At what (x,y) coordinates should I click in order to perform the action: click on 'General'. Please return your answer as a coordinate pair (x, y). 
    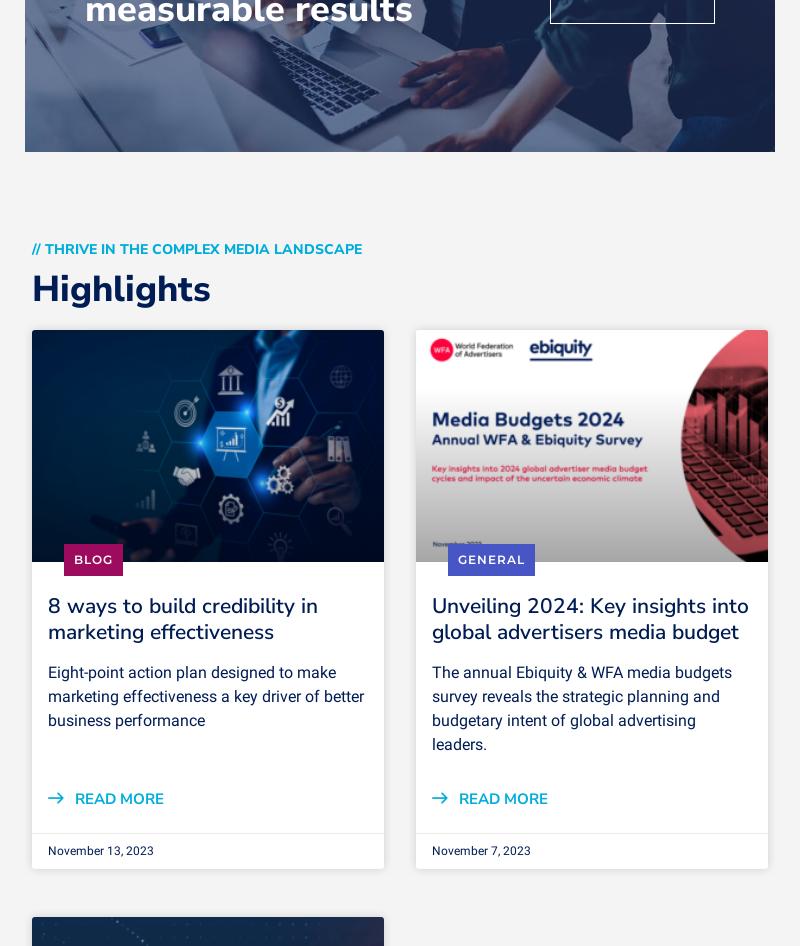
    Looking at the image, I should click on (491, 558).